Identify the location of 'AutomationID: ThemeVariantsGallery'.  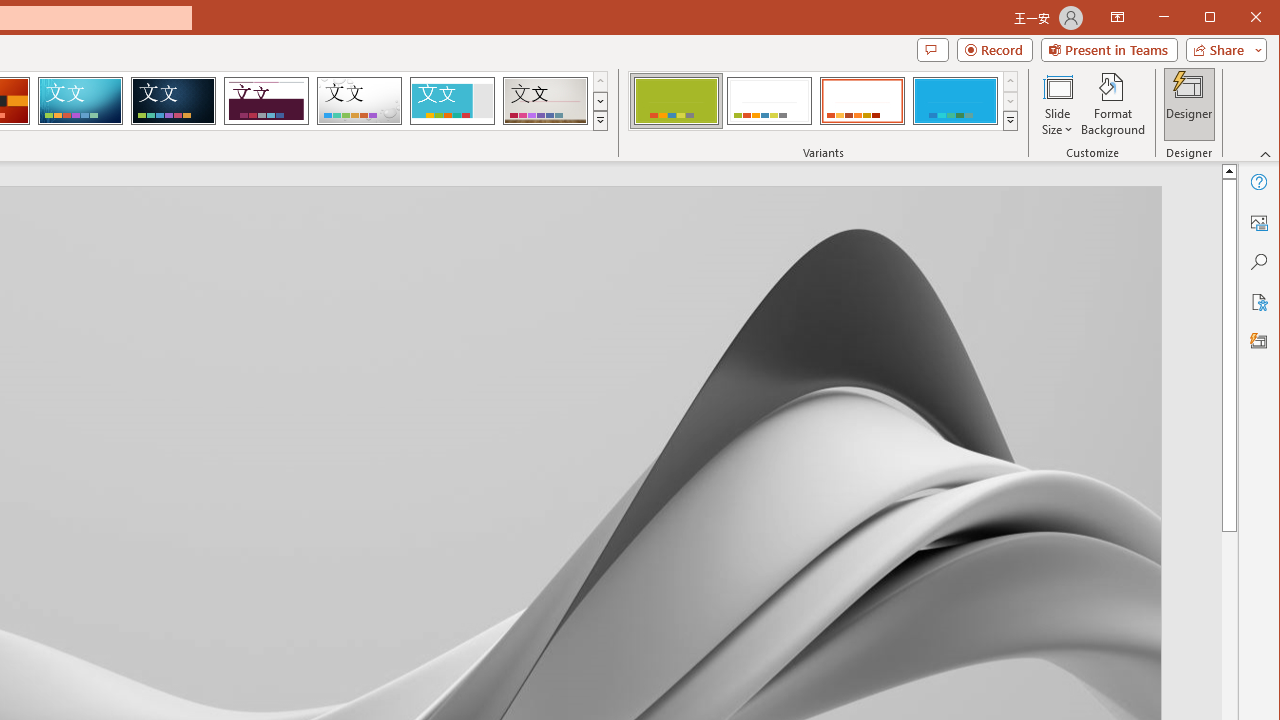
(824, 101).